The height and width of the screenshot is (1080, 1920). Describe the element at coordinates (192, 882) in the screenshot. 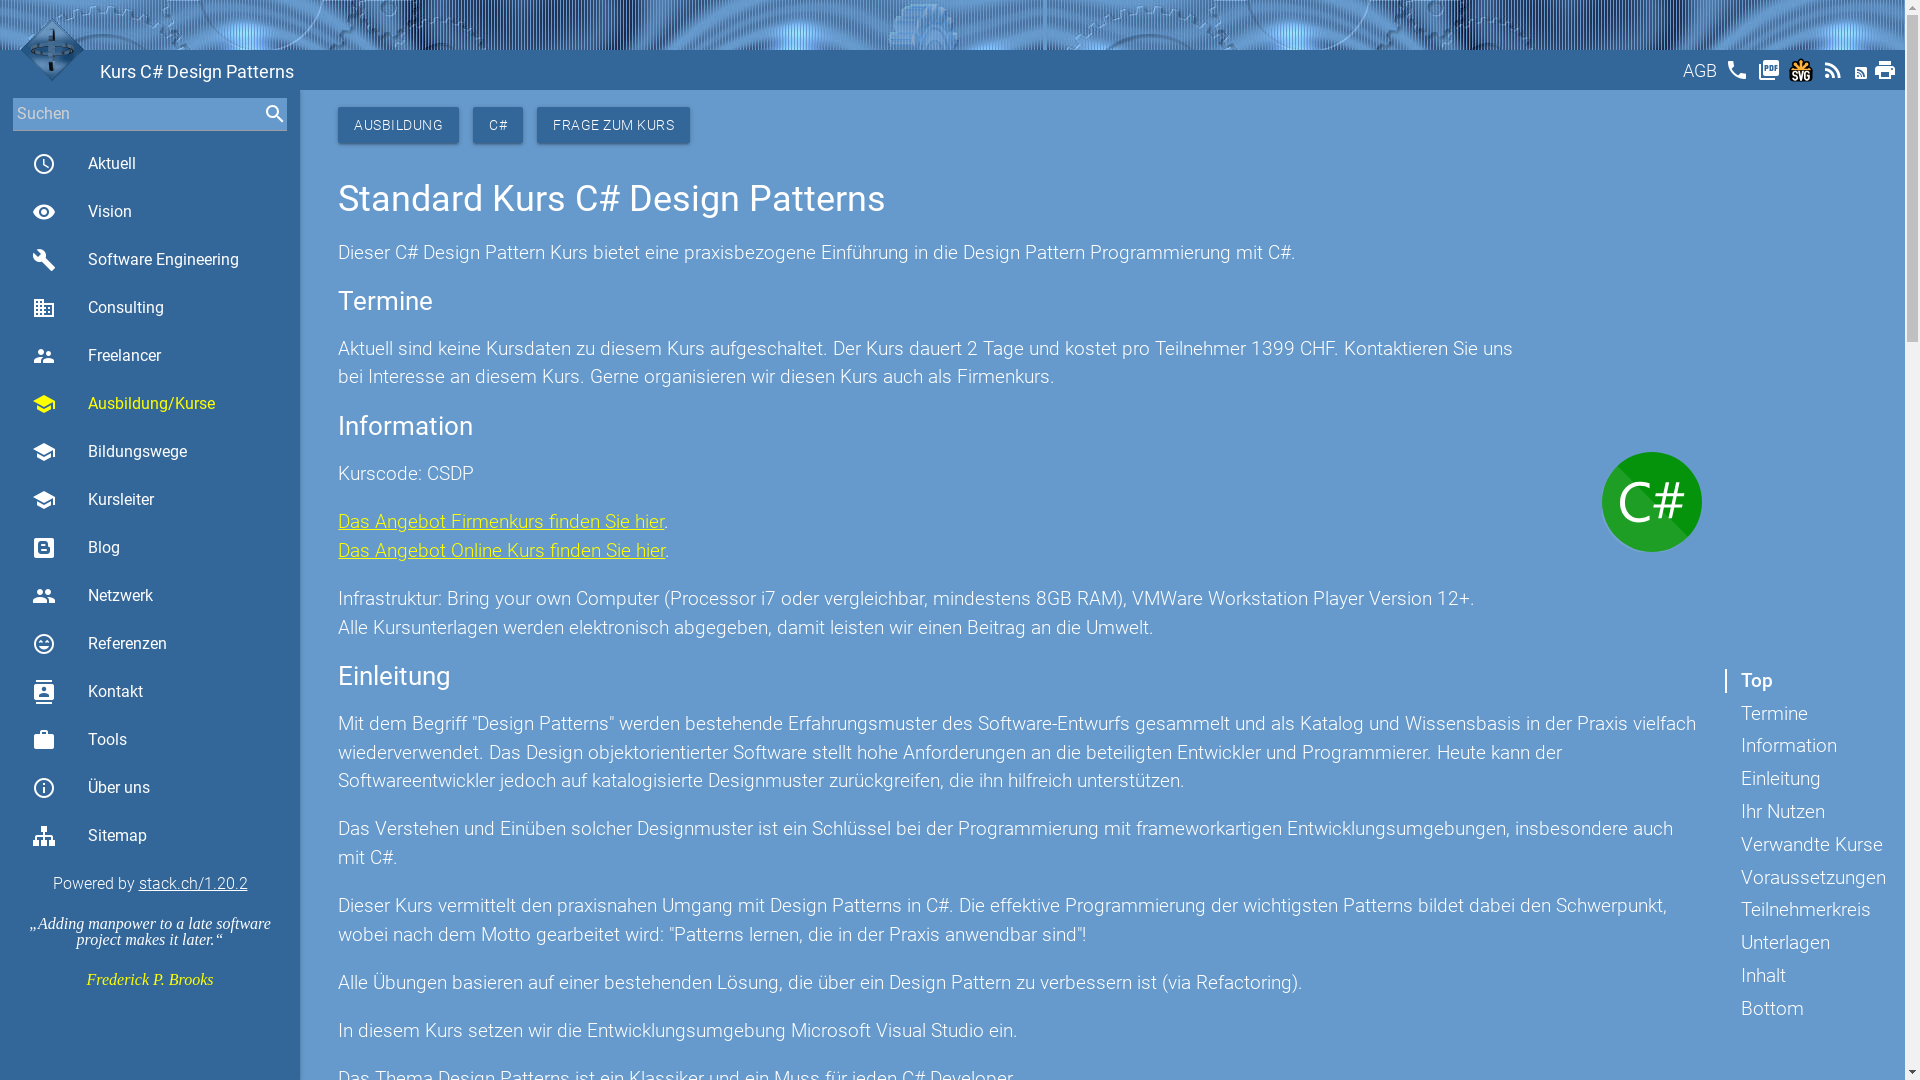

I see `'stack.ch/1.20.2'` at that location.